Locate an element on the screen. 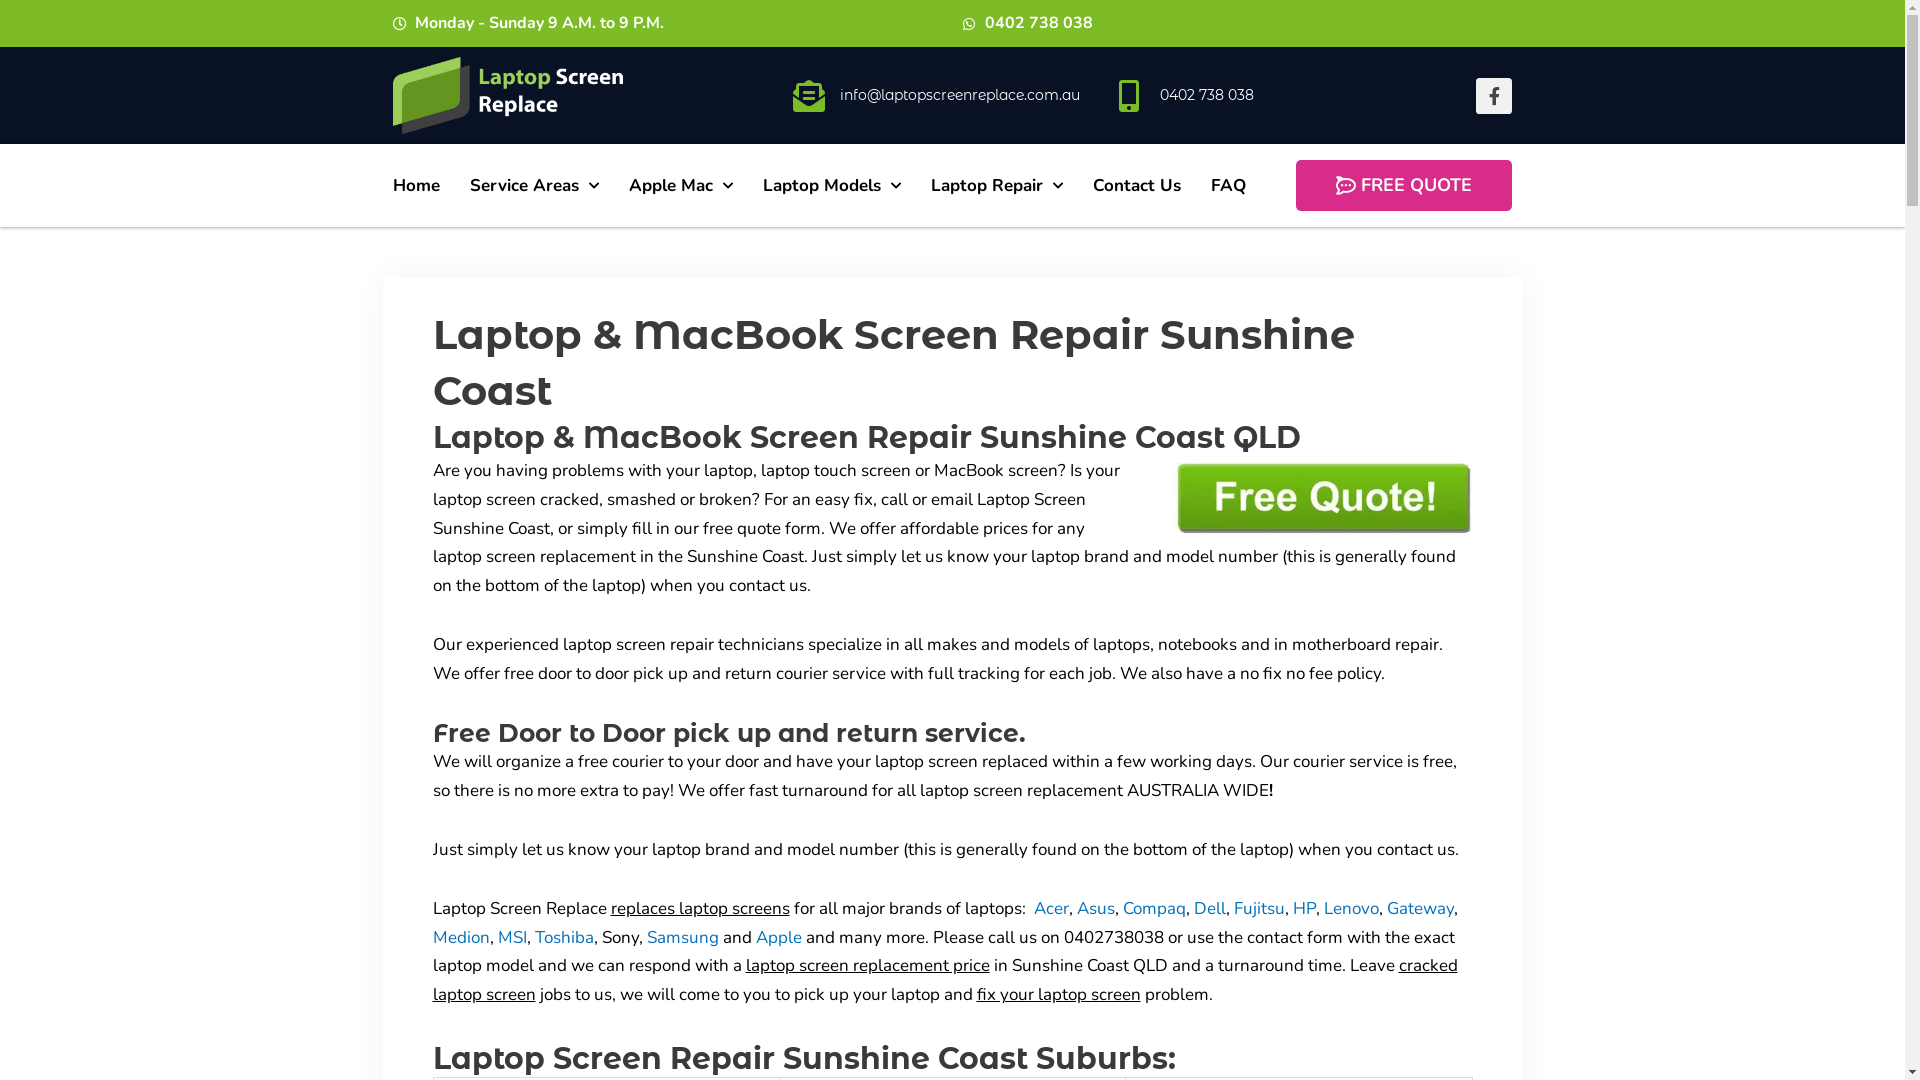  'info@laptopscreenreplace.com.au' is located at coordinates (960, 95).